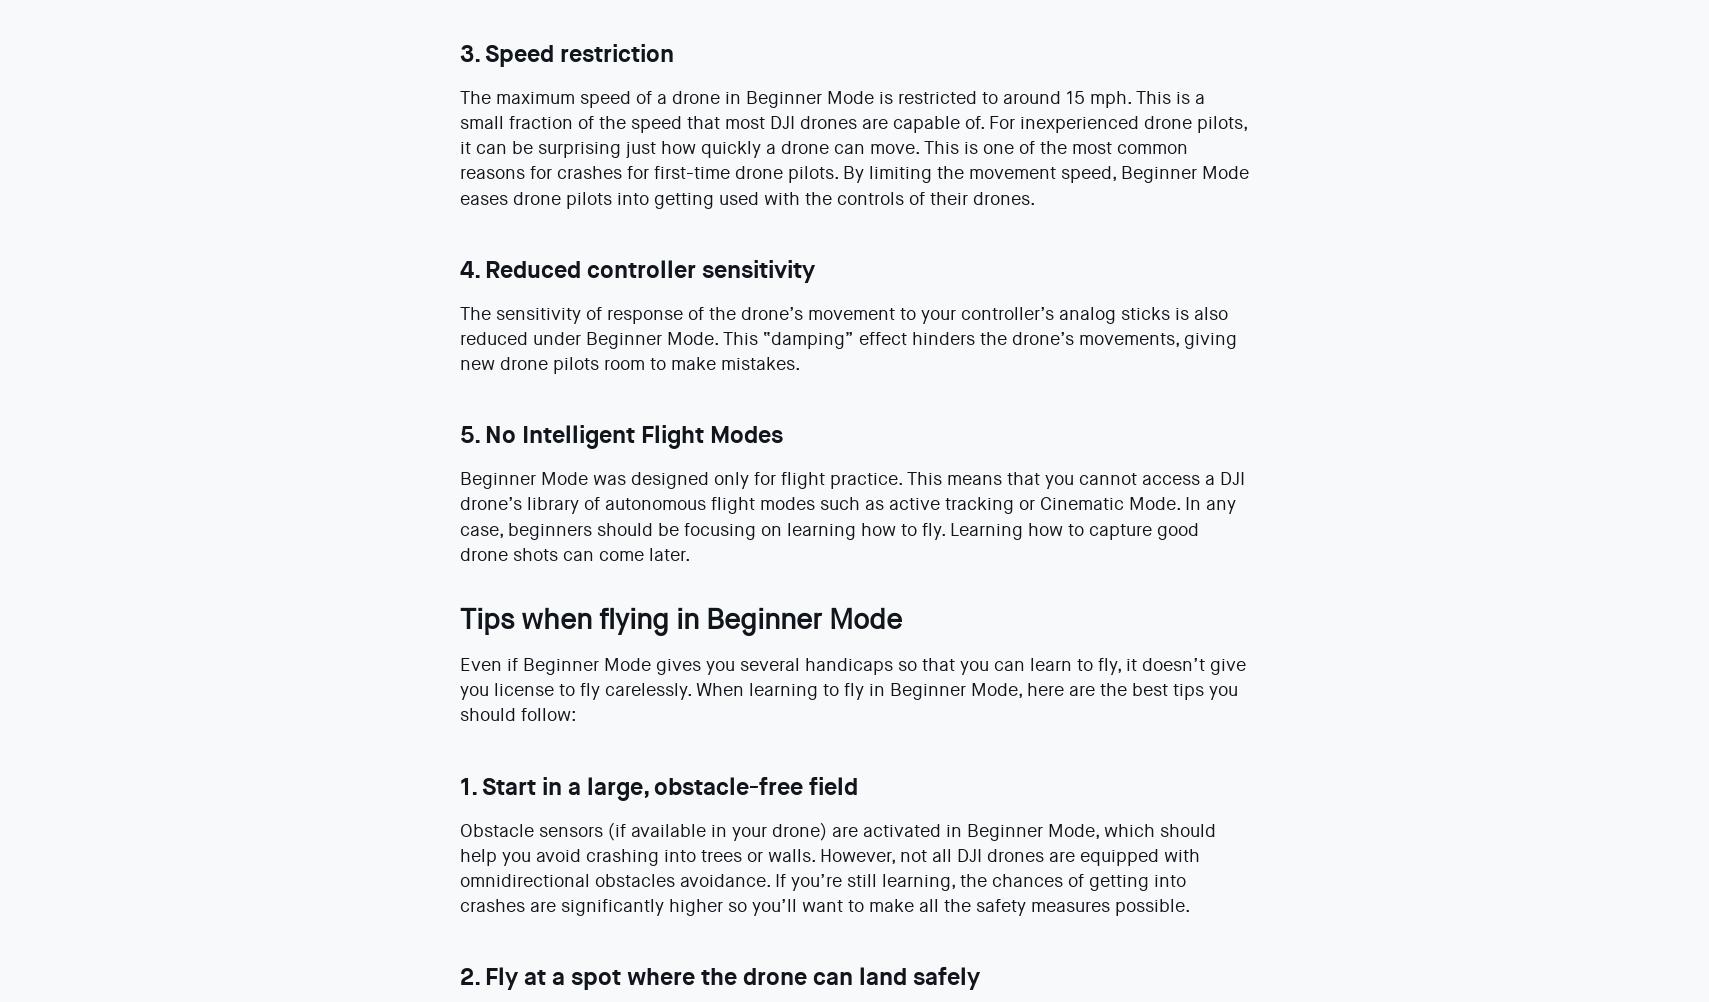 This screenshot has height=1002, width=1709. Describe the element at coordinates (717, 975) in the screenshot. I see `'2. Fly at a spot where the drone can land safely'` at that location.